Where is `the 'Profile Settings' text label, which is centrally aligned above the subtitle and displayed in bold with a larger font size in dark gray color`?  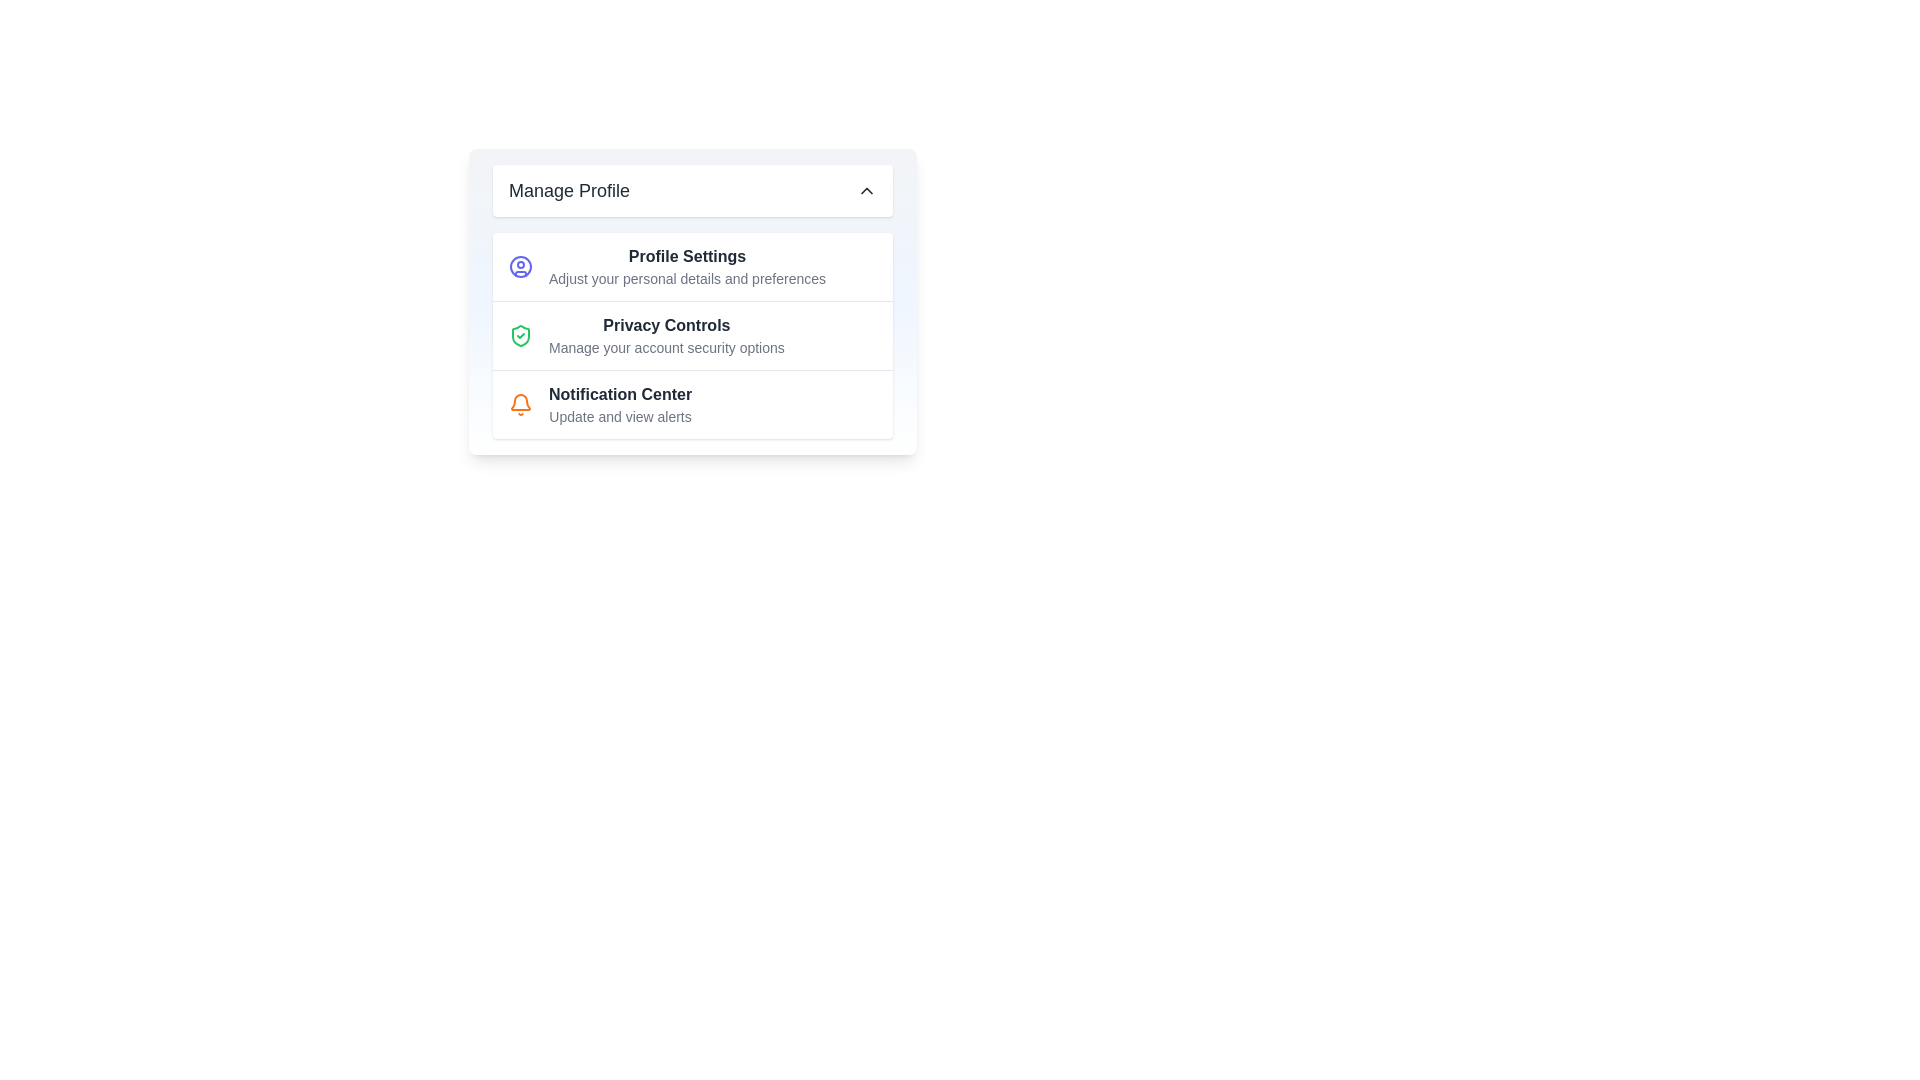
the 'Profile Settings' text label, which is centrally aligned above the subtitle and displayed in bold with a larger font size in dark gray color is located at coordinates (687, 256).